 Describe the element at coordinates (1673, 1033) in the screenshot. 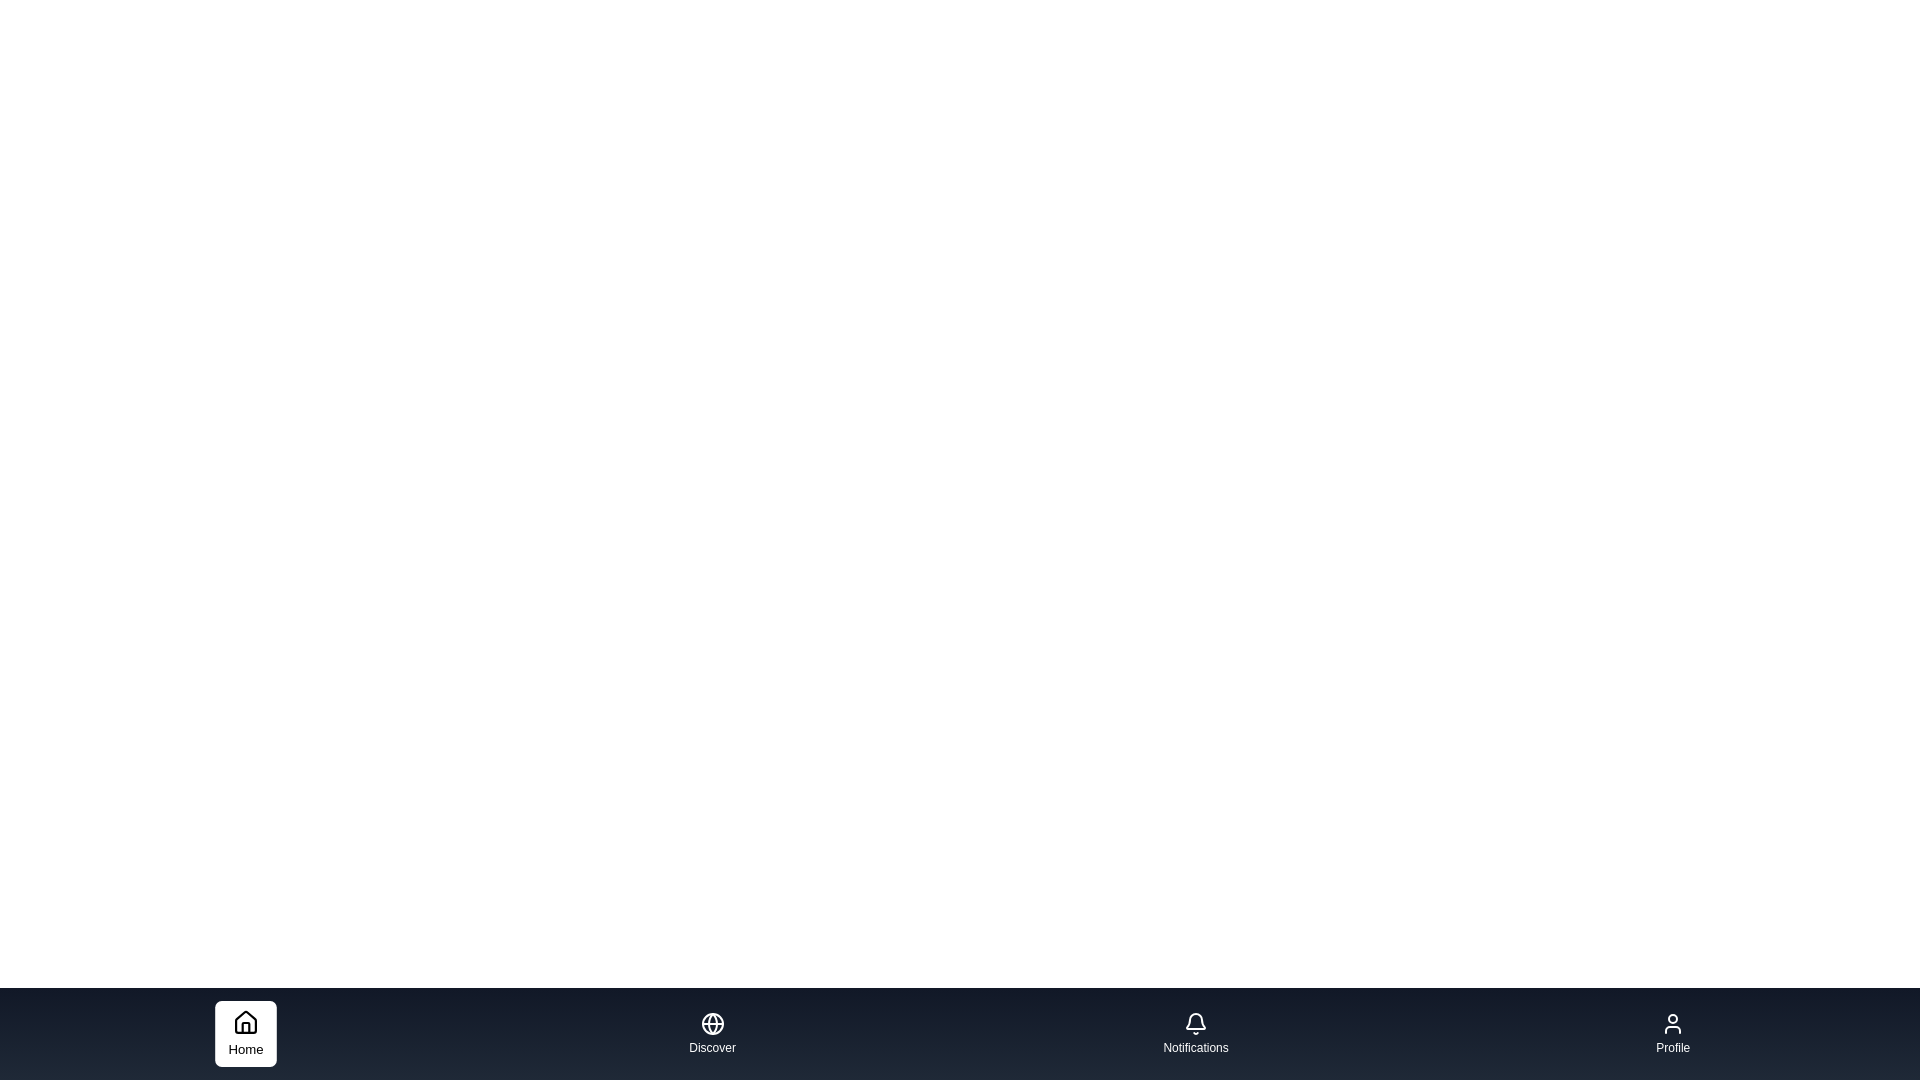

I see `the Profile navigation tab to activate it` at that location.